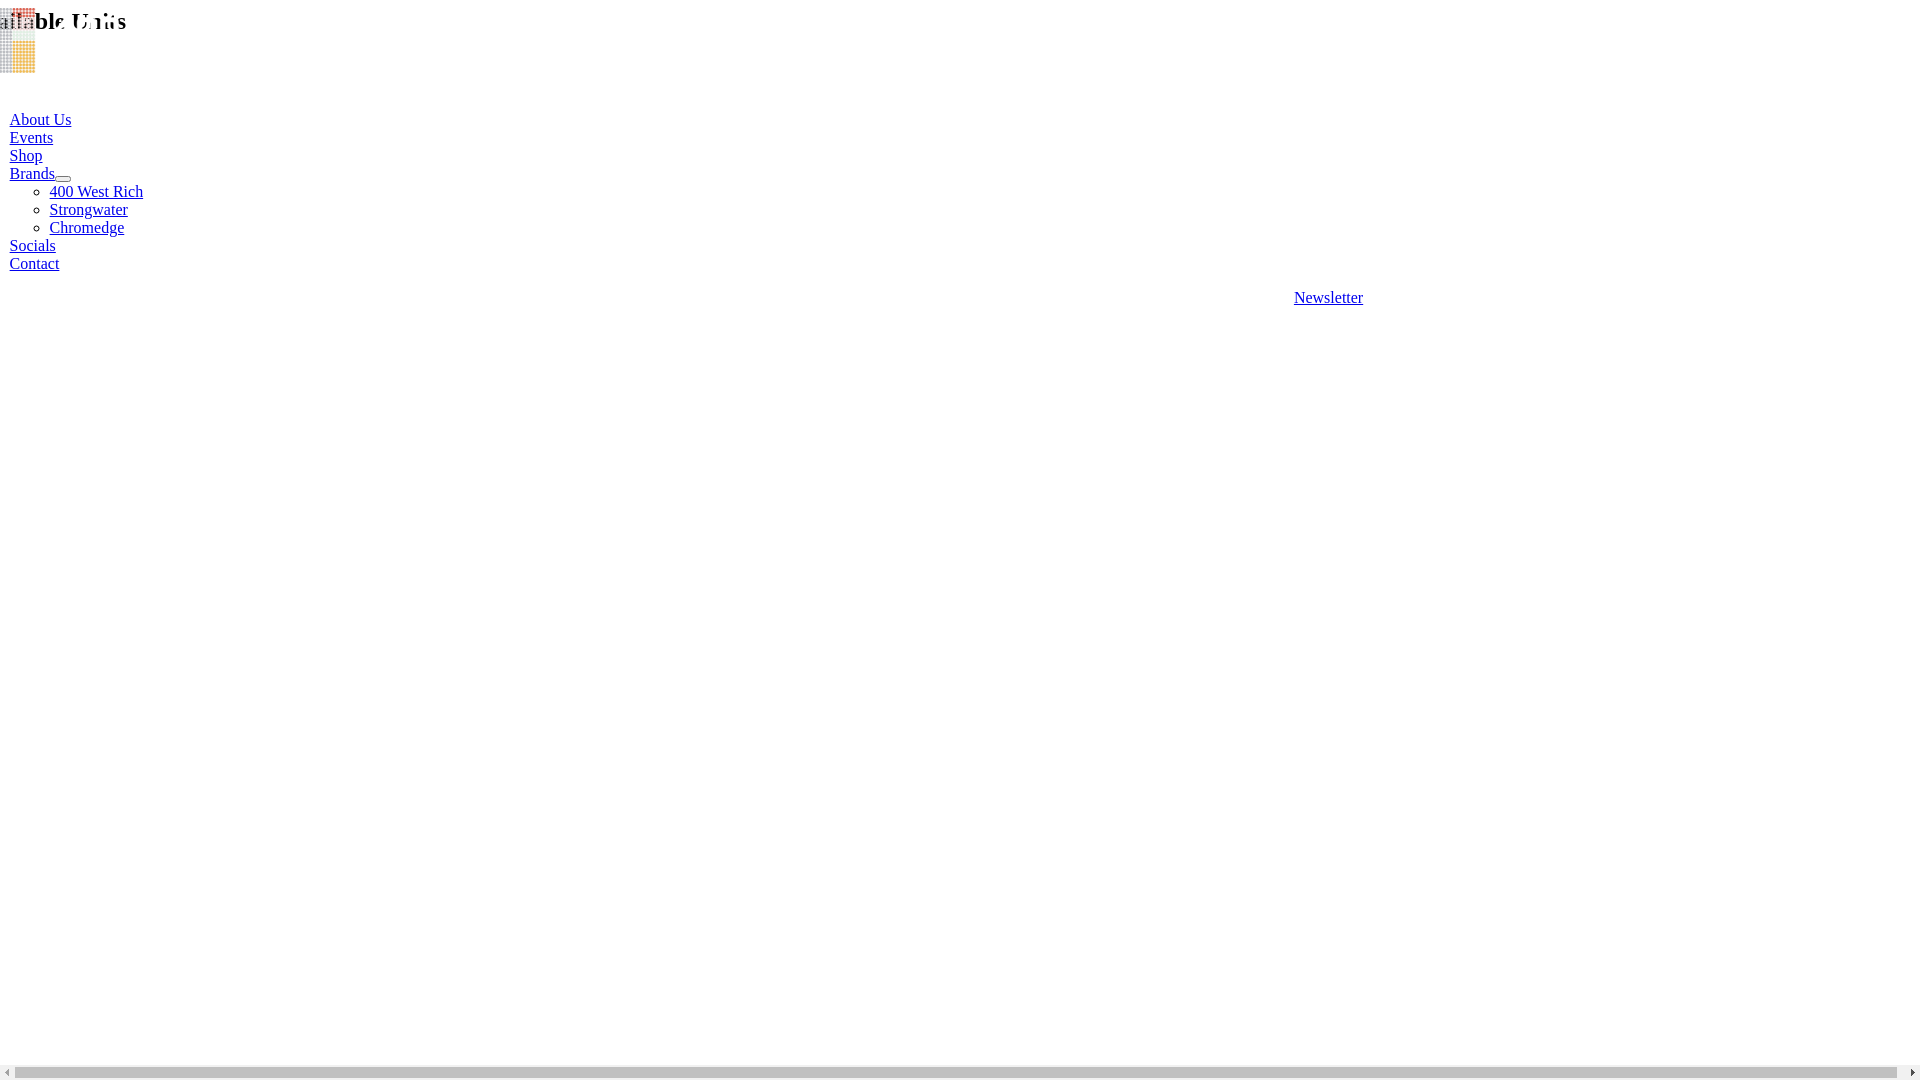 Image resolution: width=1920 pixels, height=1080 pixels. I want to click on 'Socials', so click(33, 244).